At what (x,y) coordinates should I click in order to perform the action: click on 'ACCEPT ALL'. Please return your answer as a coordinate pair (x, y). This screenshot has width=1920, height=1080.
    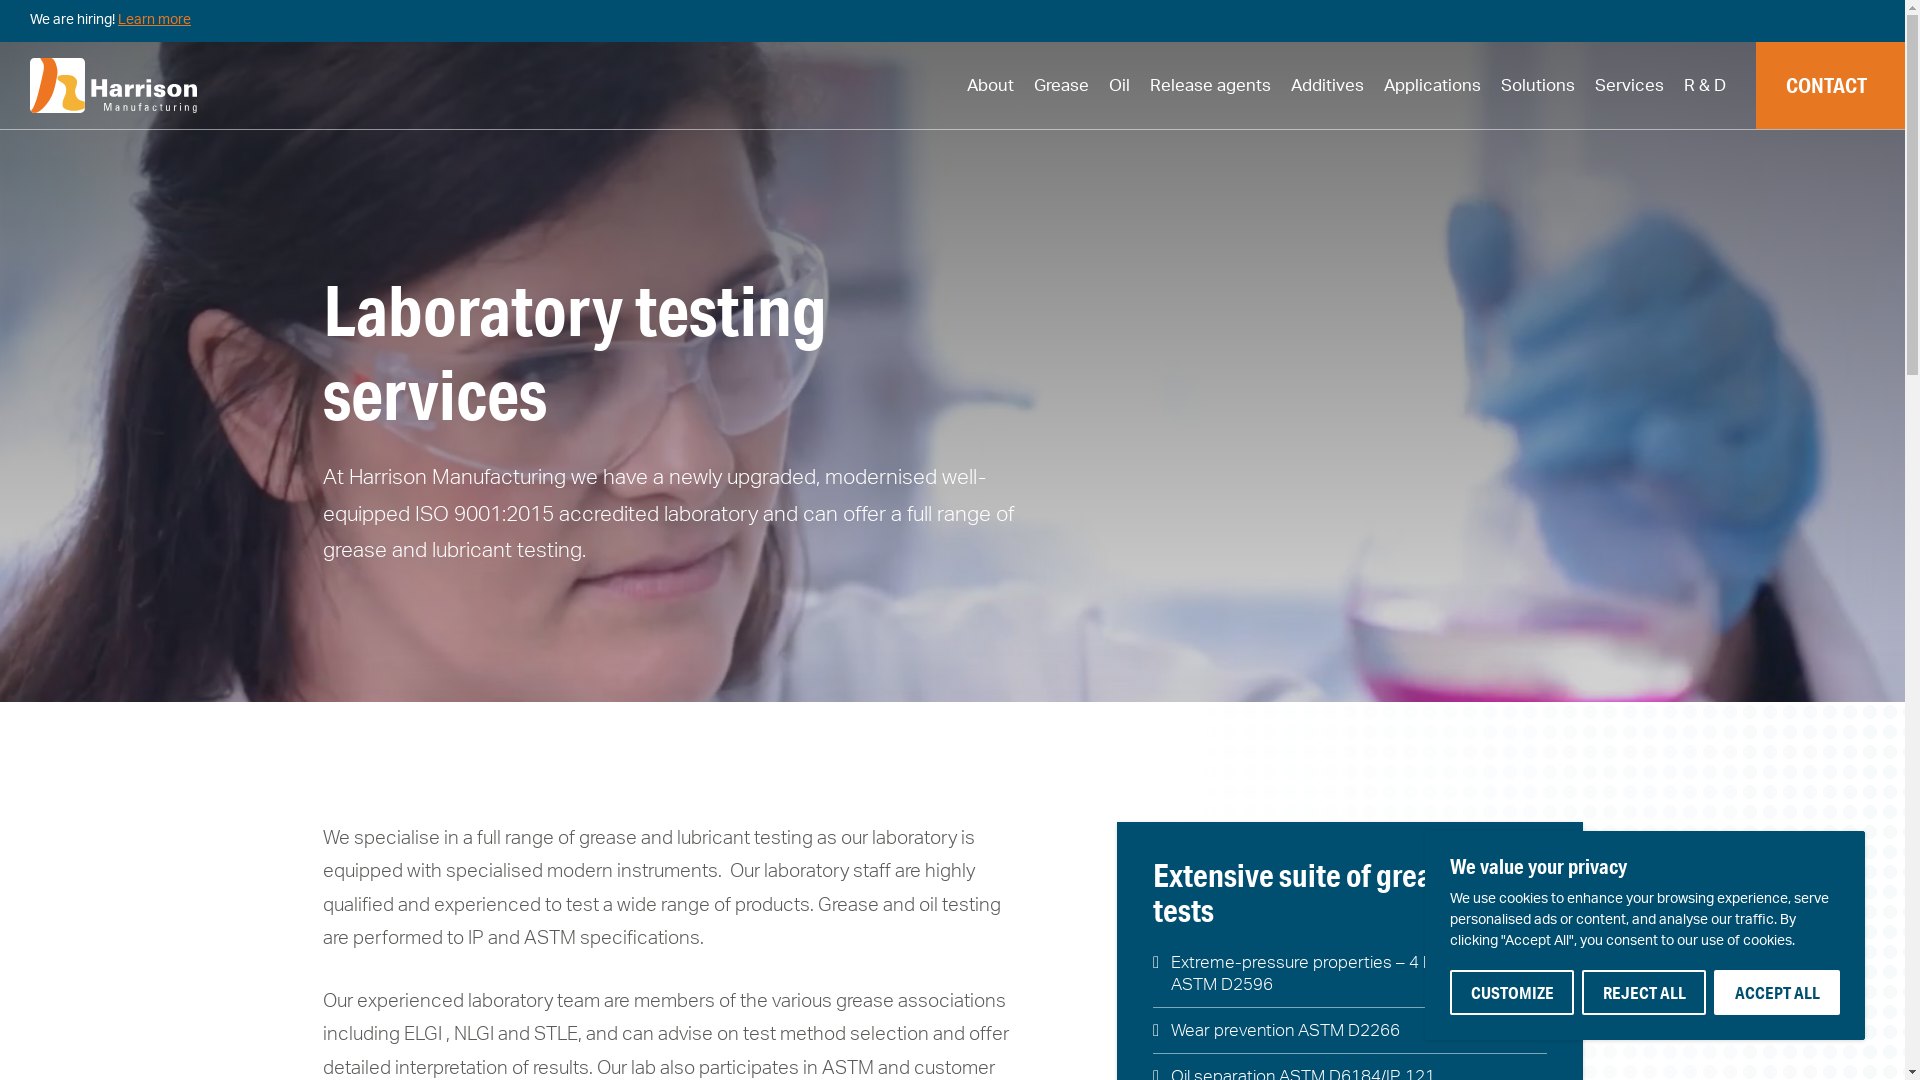
    Looking at the image, I should click on (1712, 992).